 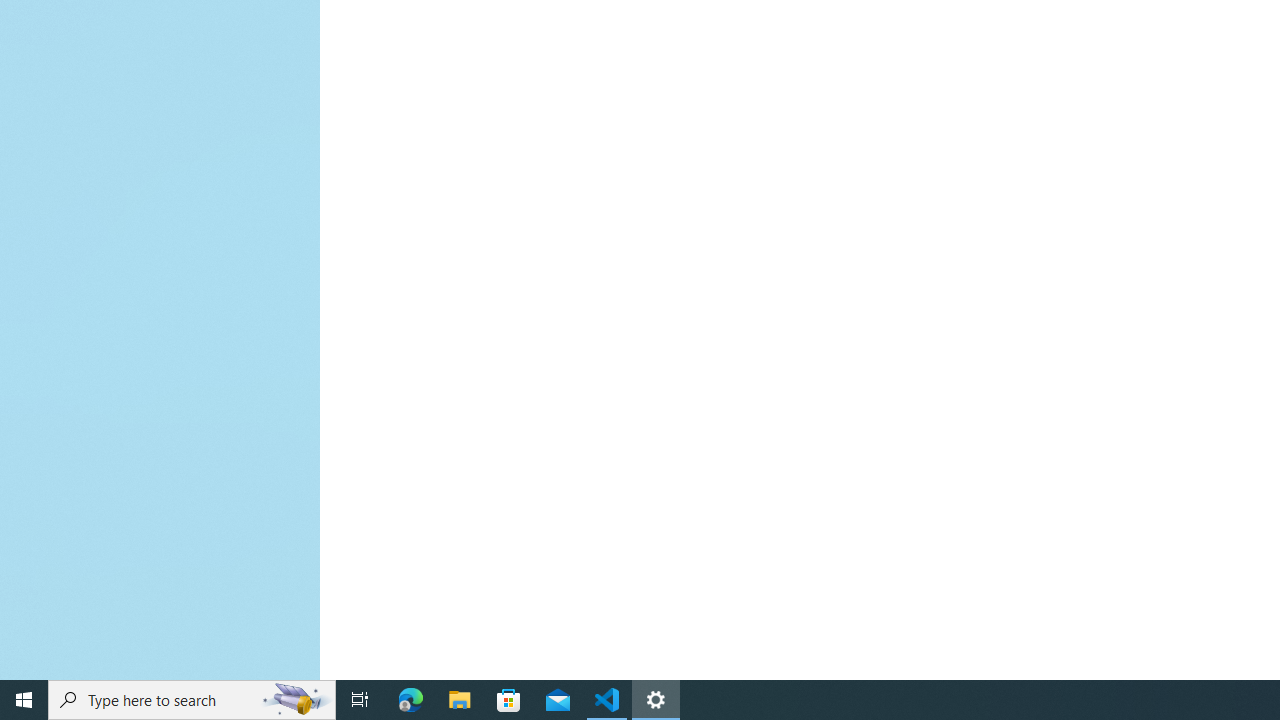 What do you see at coordinates (606, 698) in the screenshot?
I see `'Visual Studio Code - 1 running window'` at bounding box center [606, 698].